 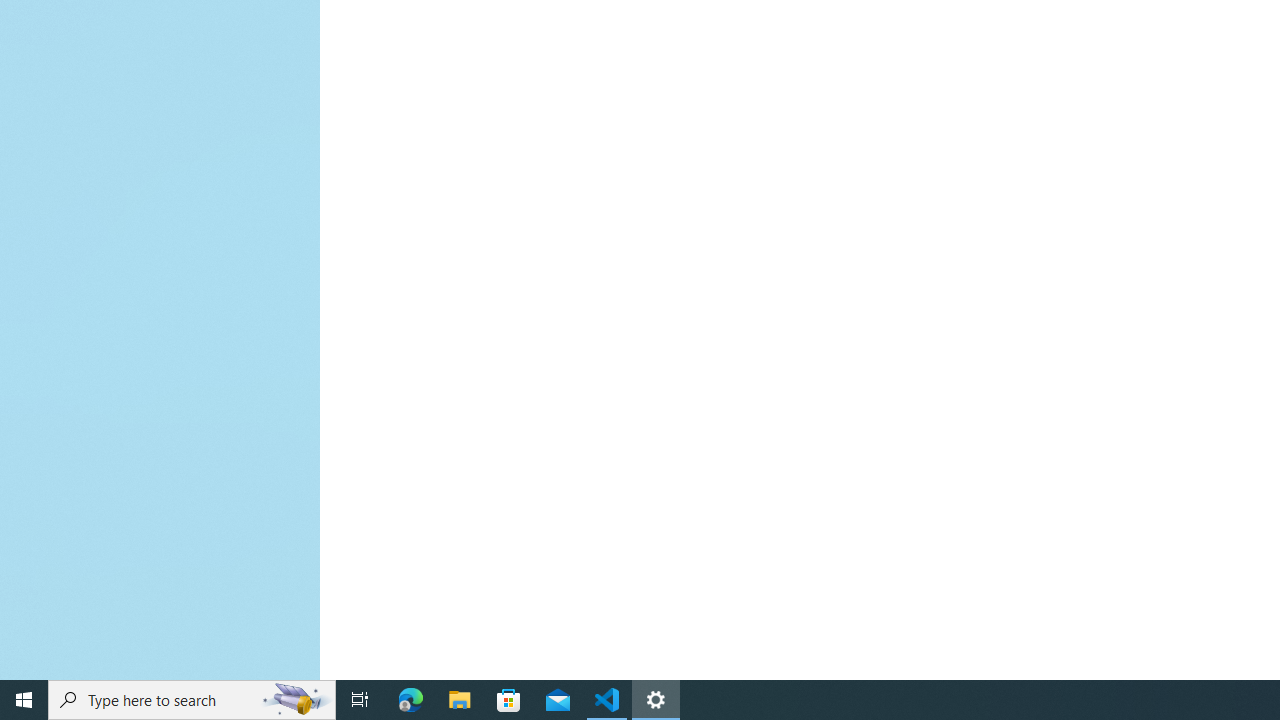 What do you see at coordinates (606, 698) in the screenshot?
I see `'Visual Studio Code - 1 running window'` at bounding box center [606, 698].